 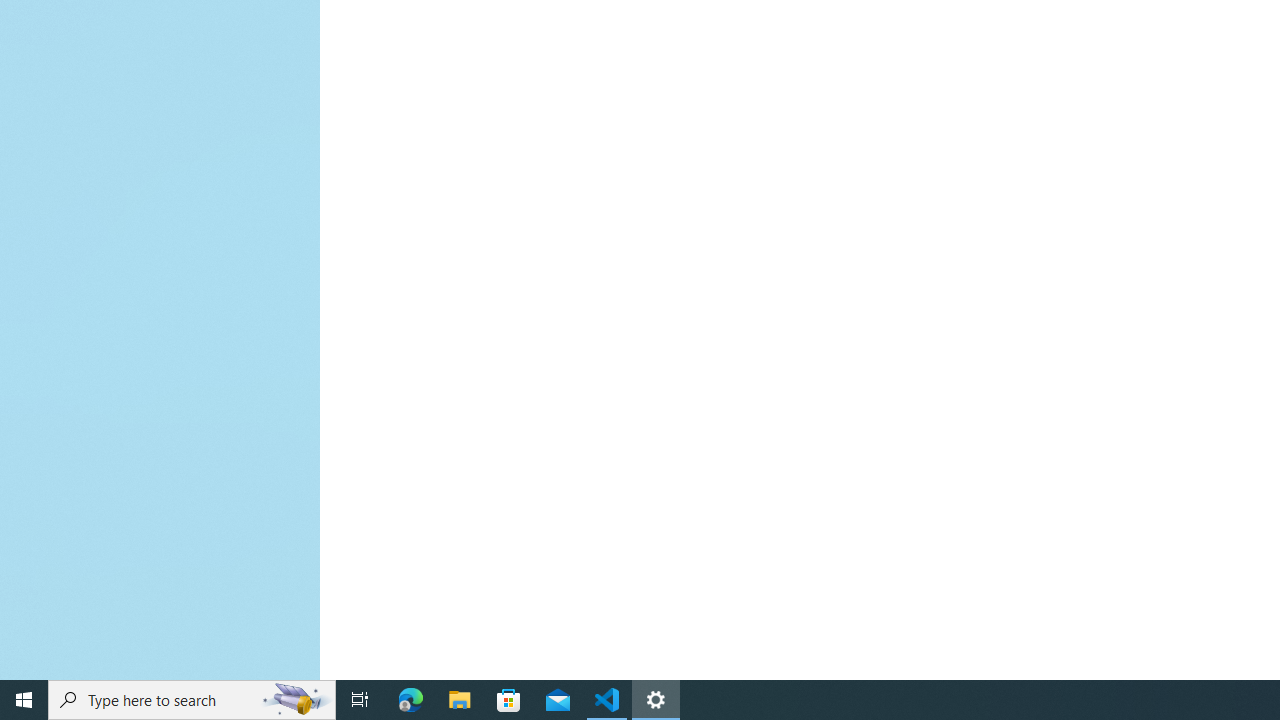 What do you see at coordinates (606, 698) in the screenshot?
I see `'Visual Studio Code - 1 running window'` at bounding box center [606, 698].